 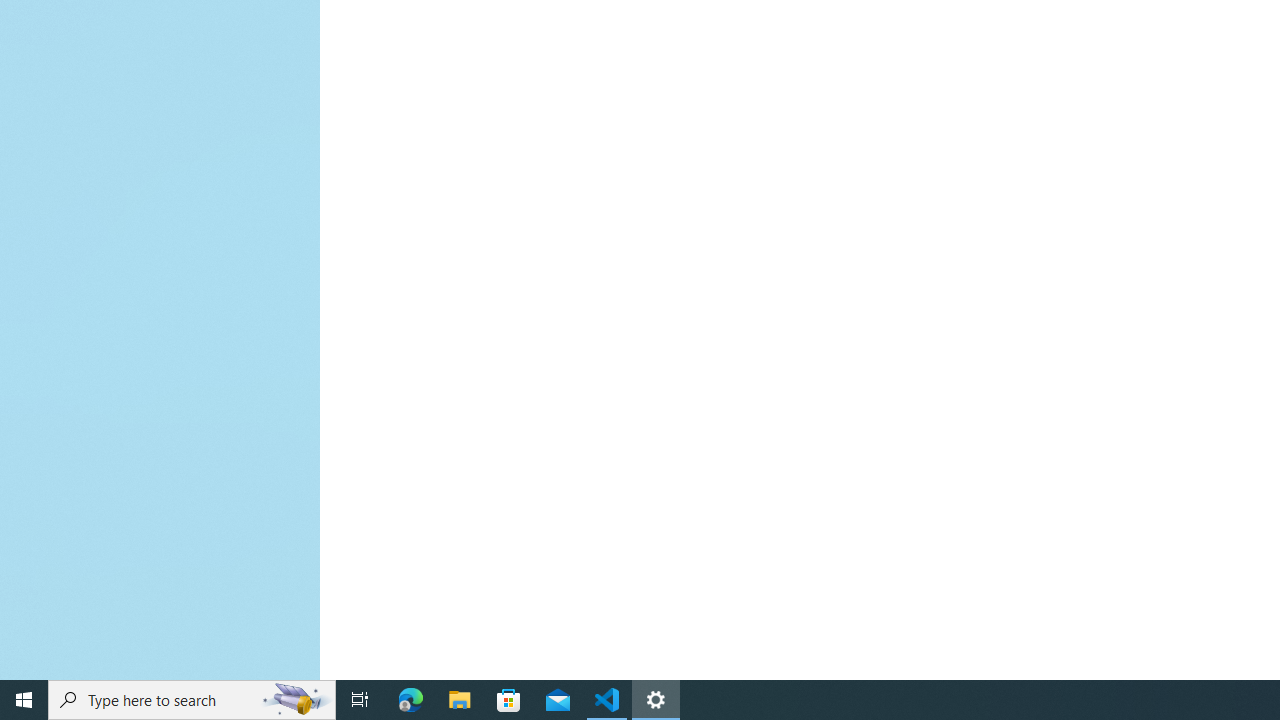 What do you see at coordinates (606, 698) in the screenshot?
I see `'Visual Studio Code - 1 running window'` at bounding box center [606, 698].